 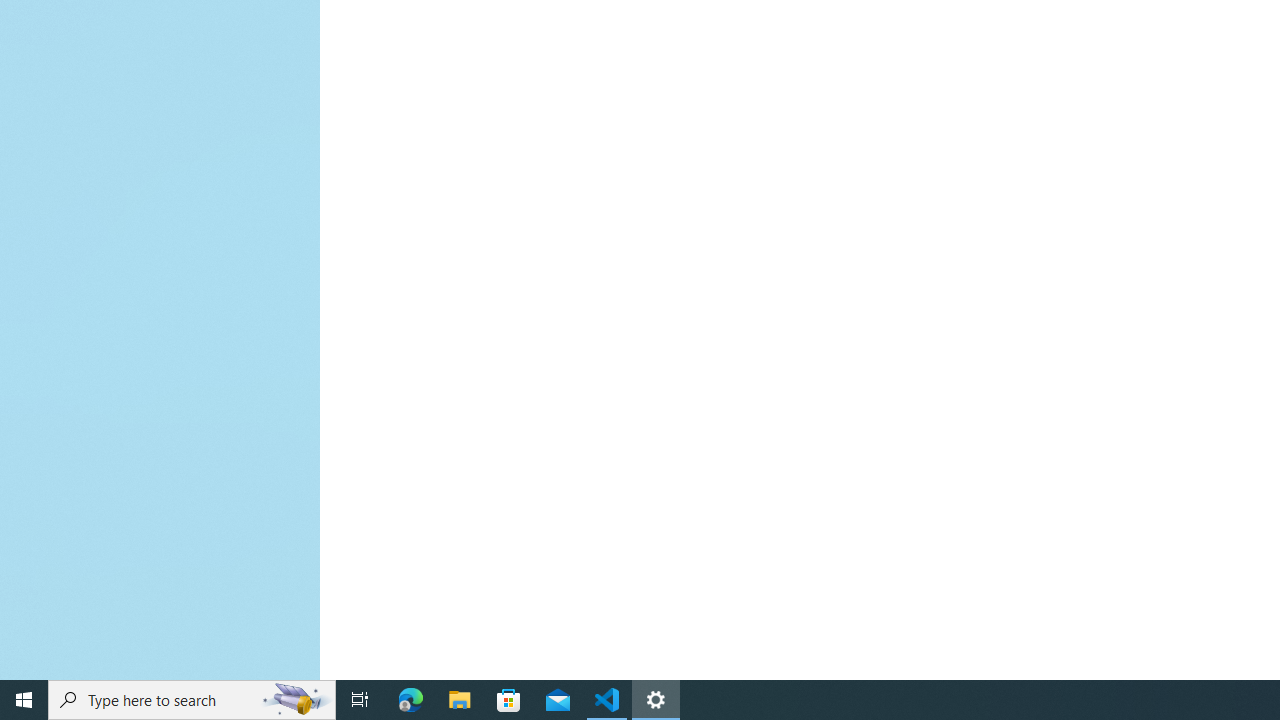 What do you see at coordinates (606, 698) in the screenshot?
I see `'Visual Studio Code - 1 running window'` at bounding box center [606, 698].